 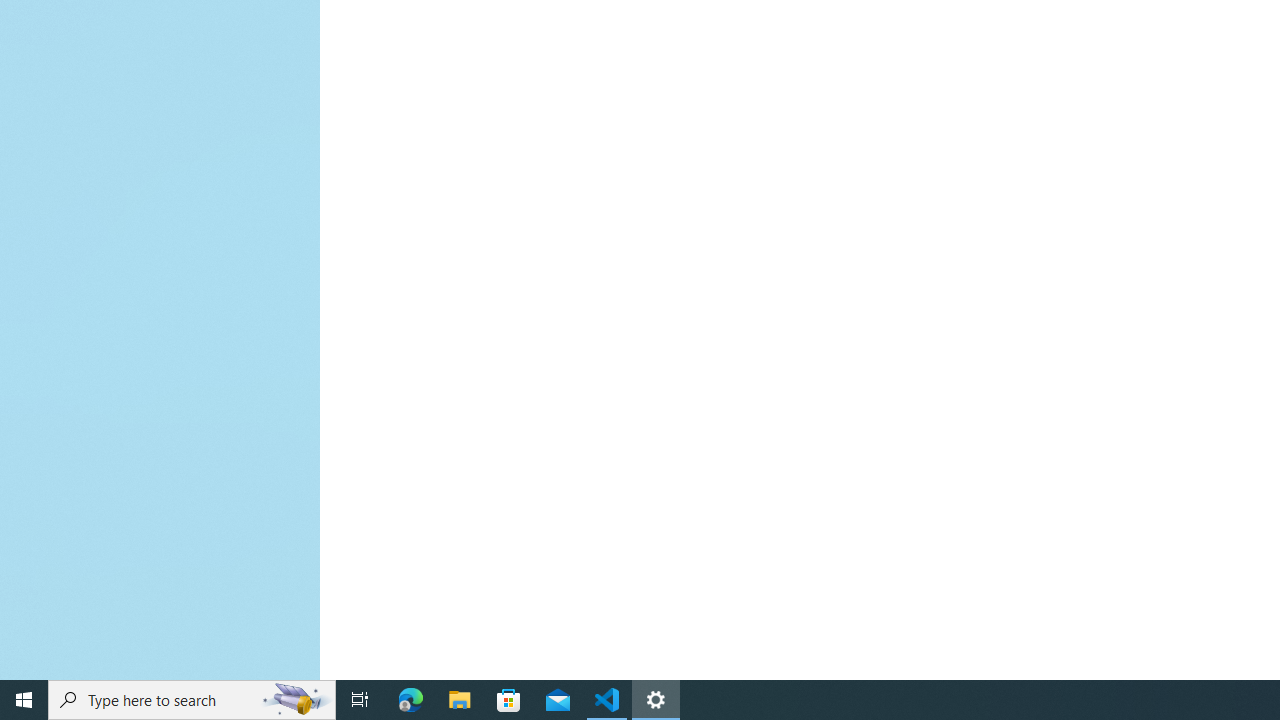 What do you see at coordinates (606, 698) in the screenshot?
I see `'Visual Studio Code - 1 running window'` at bounding box center [606, 698].